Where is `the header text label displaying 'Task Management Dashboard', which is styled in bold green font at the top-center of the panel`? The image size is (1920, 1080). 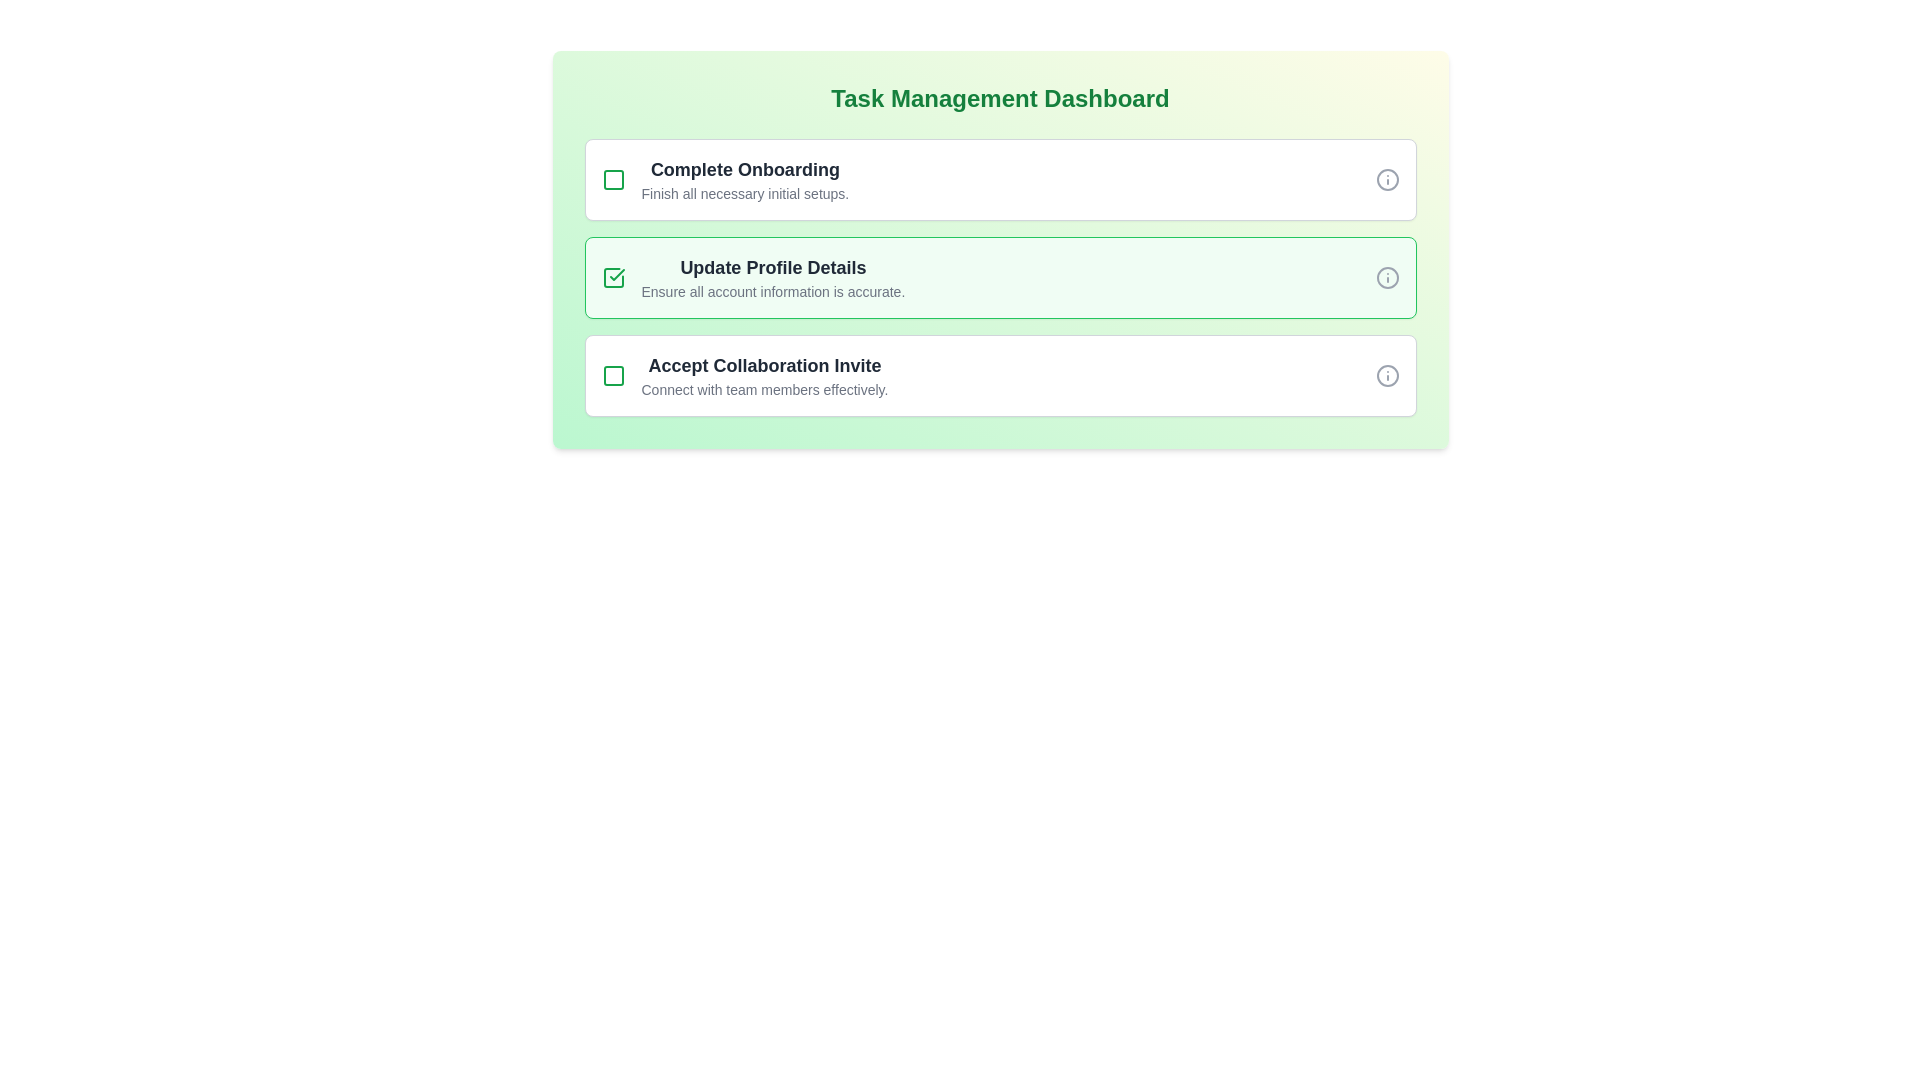 the header text label displaying 'Task Management Dashboard', which is styled in bold green font at the top-center of the panel is located at coordinates (1000, 99).